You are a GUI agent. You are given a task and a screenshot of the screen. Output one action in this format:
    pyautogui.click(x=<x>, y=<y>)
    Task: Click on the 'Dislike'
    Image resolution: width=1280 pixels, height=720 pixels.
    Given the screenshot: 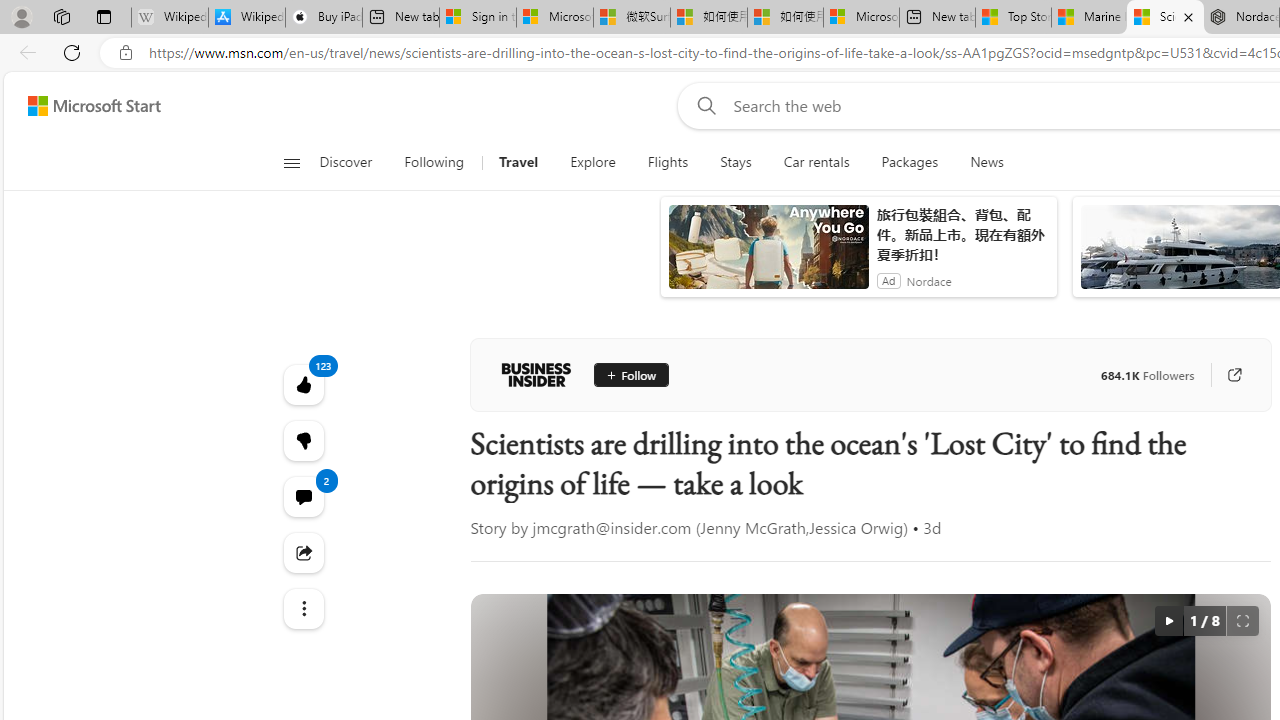 What is the action you would take?
    pyautogui.click(x=302, y=440)
    